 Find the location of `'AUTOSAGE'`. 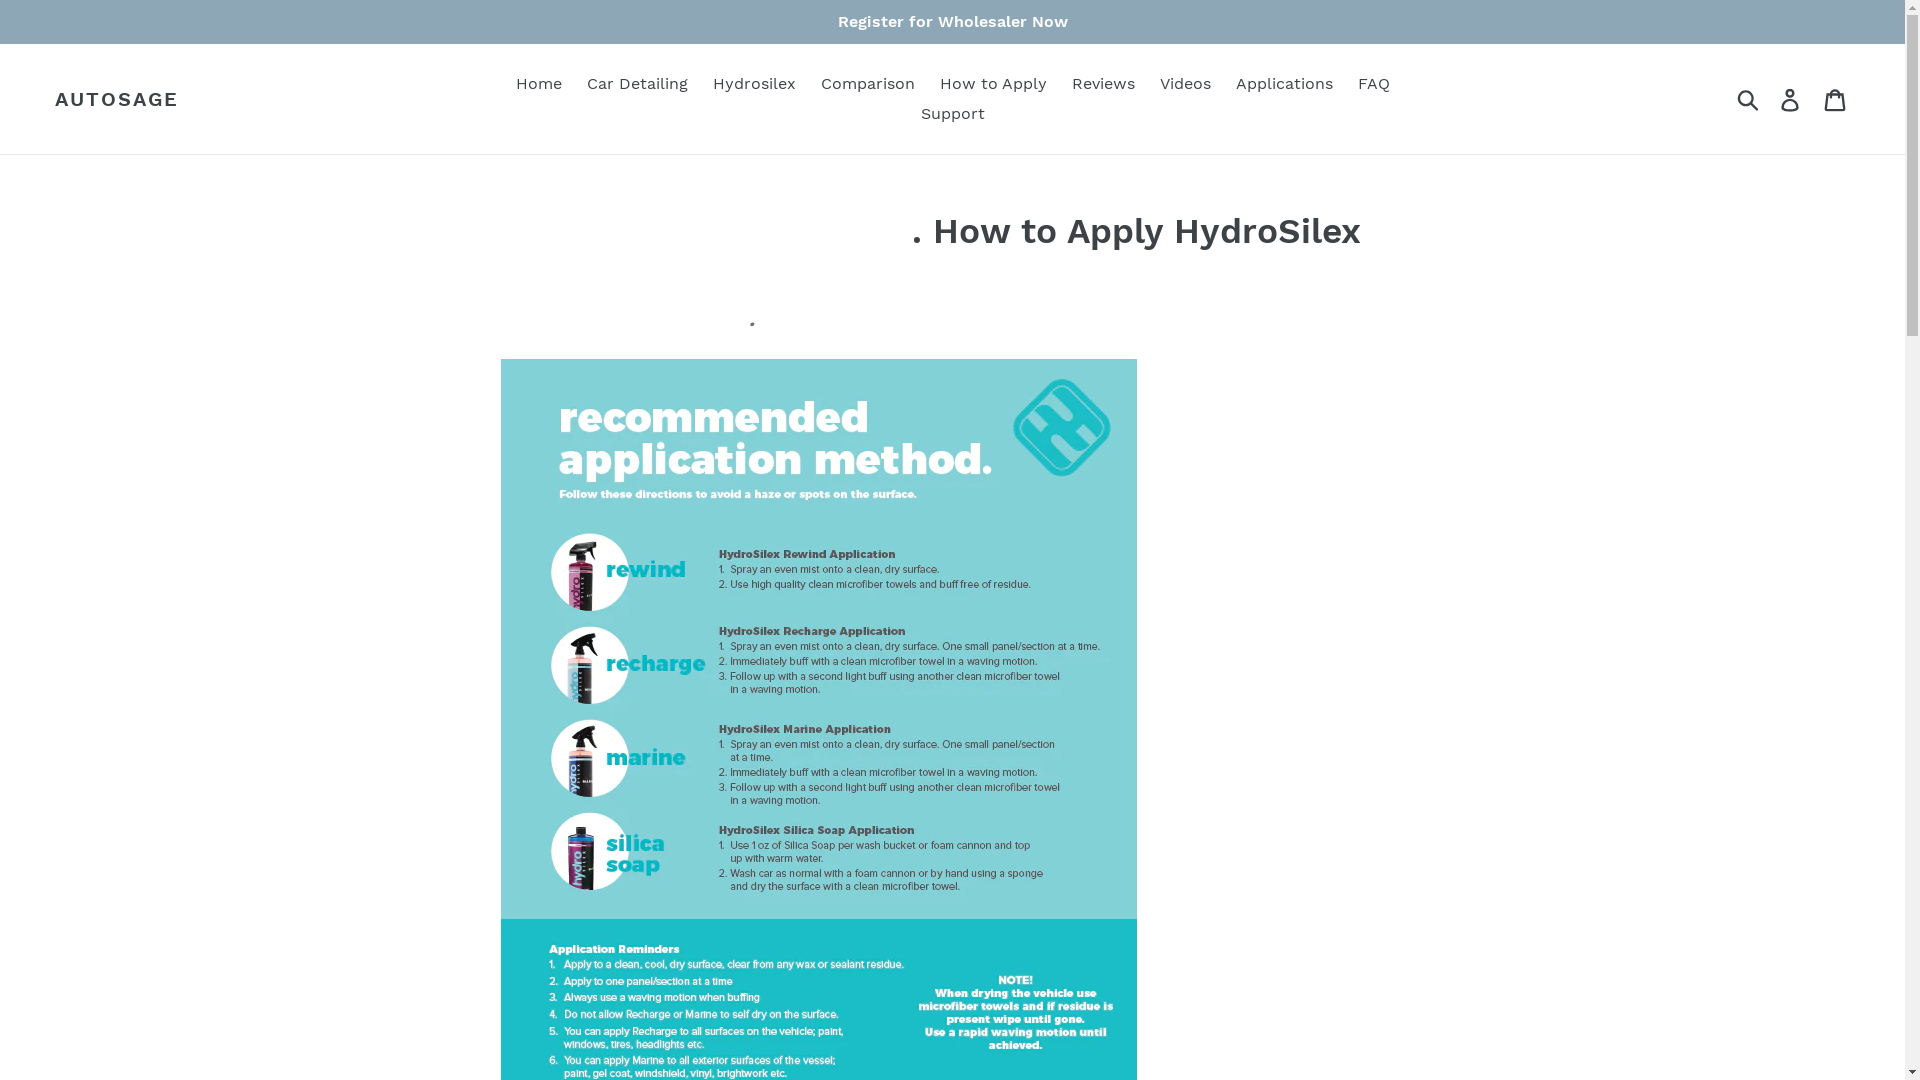

'AUTOSAGE' is located at coordinates (115, 99).